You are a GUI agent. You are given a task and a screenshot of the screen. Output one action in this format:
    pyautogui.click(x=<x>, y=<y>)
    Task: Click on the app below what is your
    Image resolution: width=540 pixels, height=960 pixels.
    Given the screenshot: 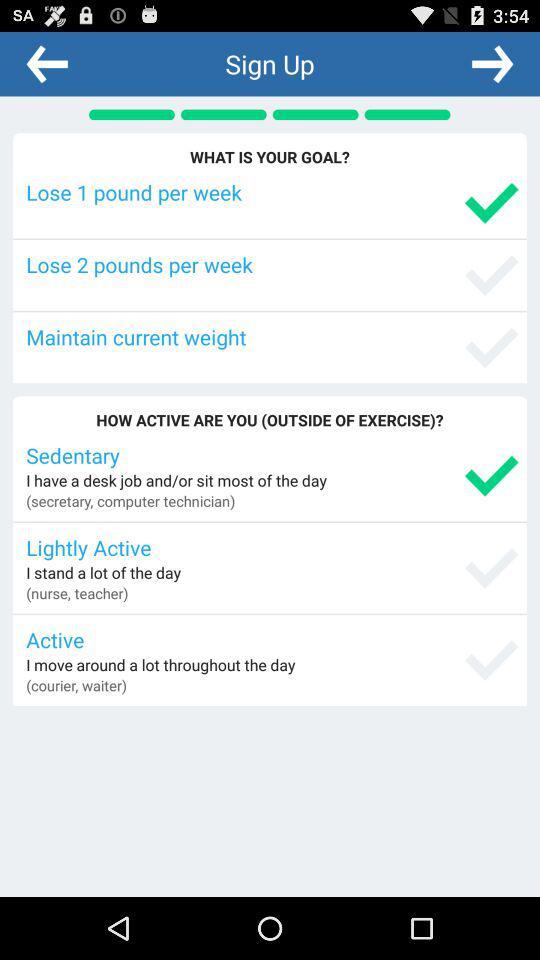 What is the action you would take?
    pyautogui.click(x=271, y=192)
    